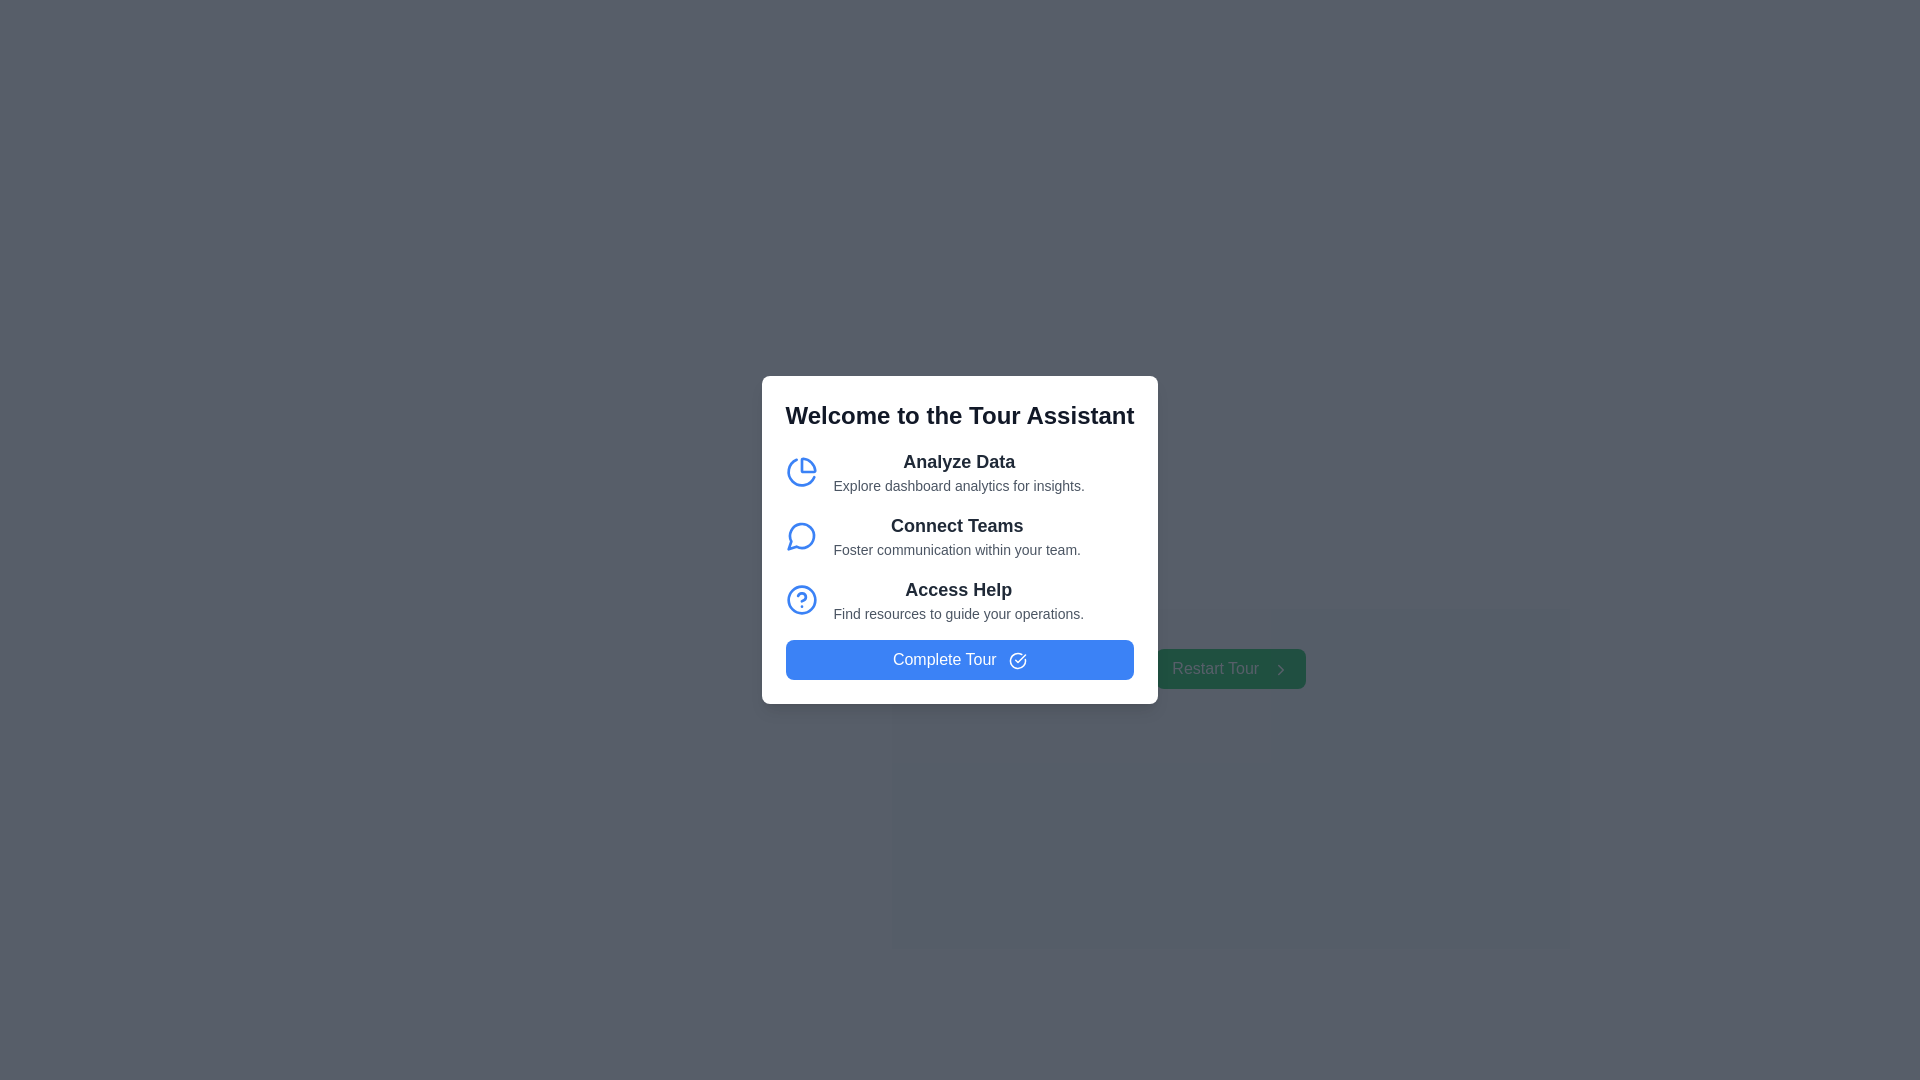 The width and height of the screenshot is (1920, 1080). I want to click on the text label that reads 'Find resources to guide your operations.' which is located below the 'Access Help' header in a white modal box against a dark blue-gray background, so click(957, 612).